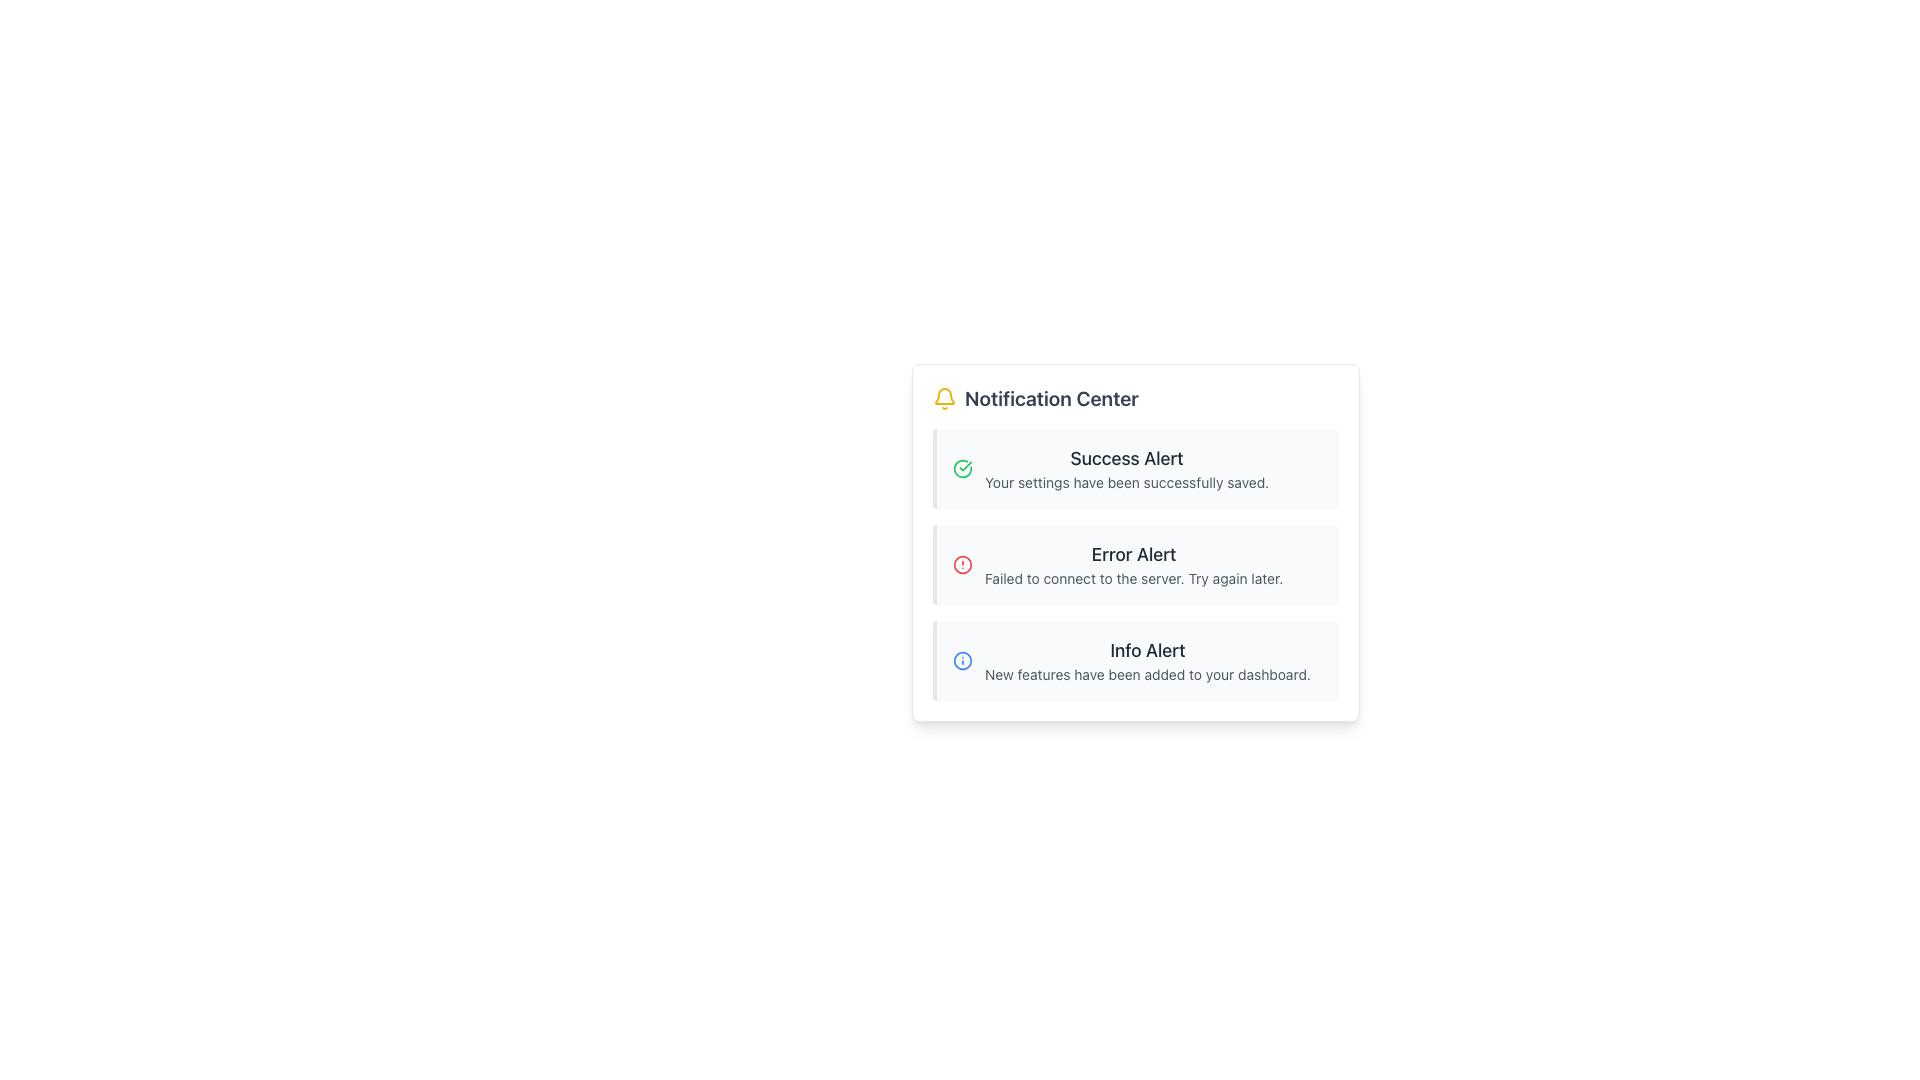 This screenshot has width=1920, height=1080. I want to click on the outermost circle of the 'info' icon located to the left of the 'Info Alert' text in the notification center card, so click(963, 660).